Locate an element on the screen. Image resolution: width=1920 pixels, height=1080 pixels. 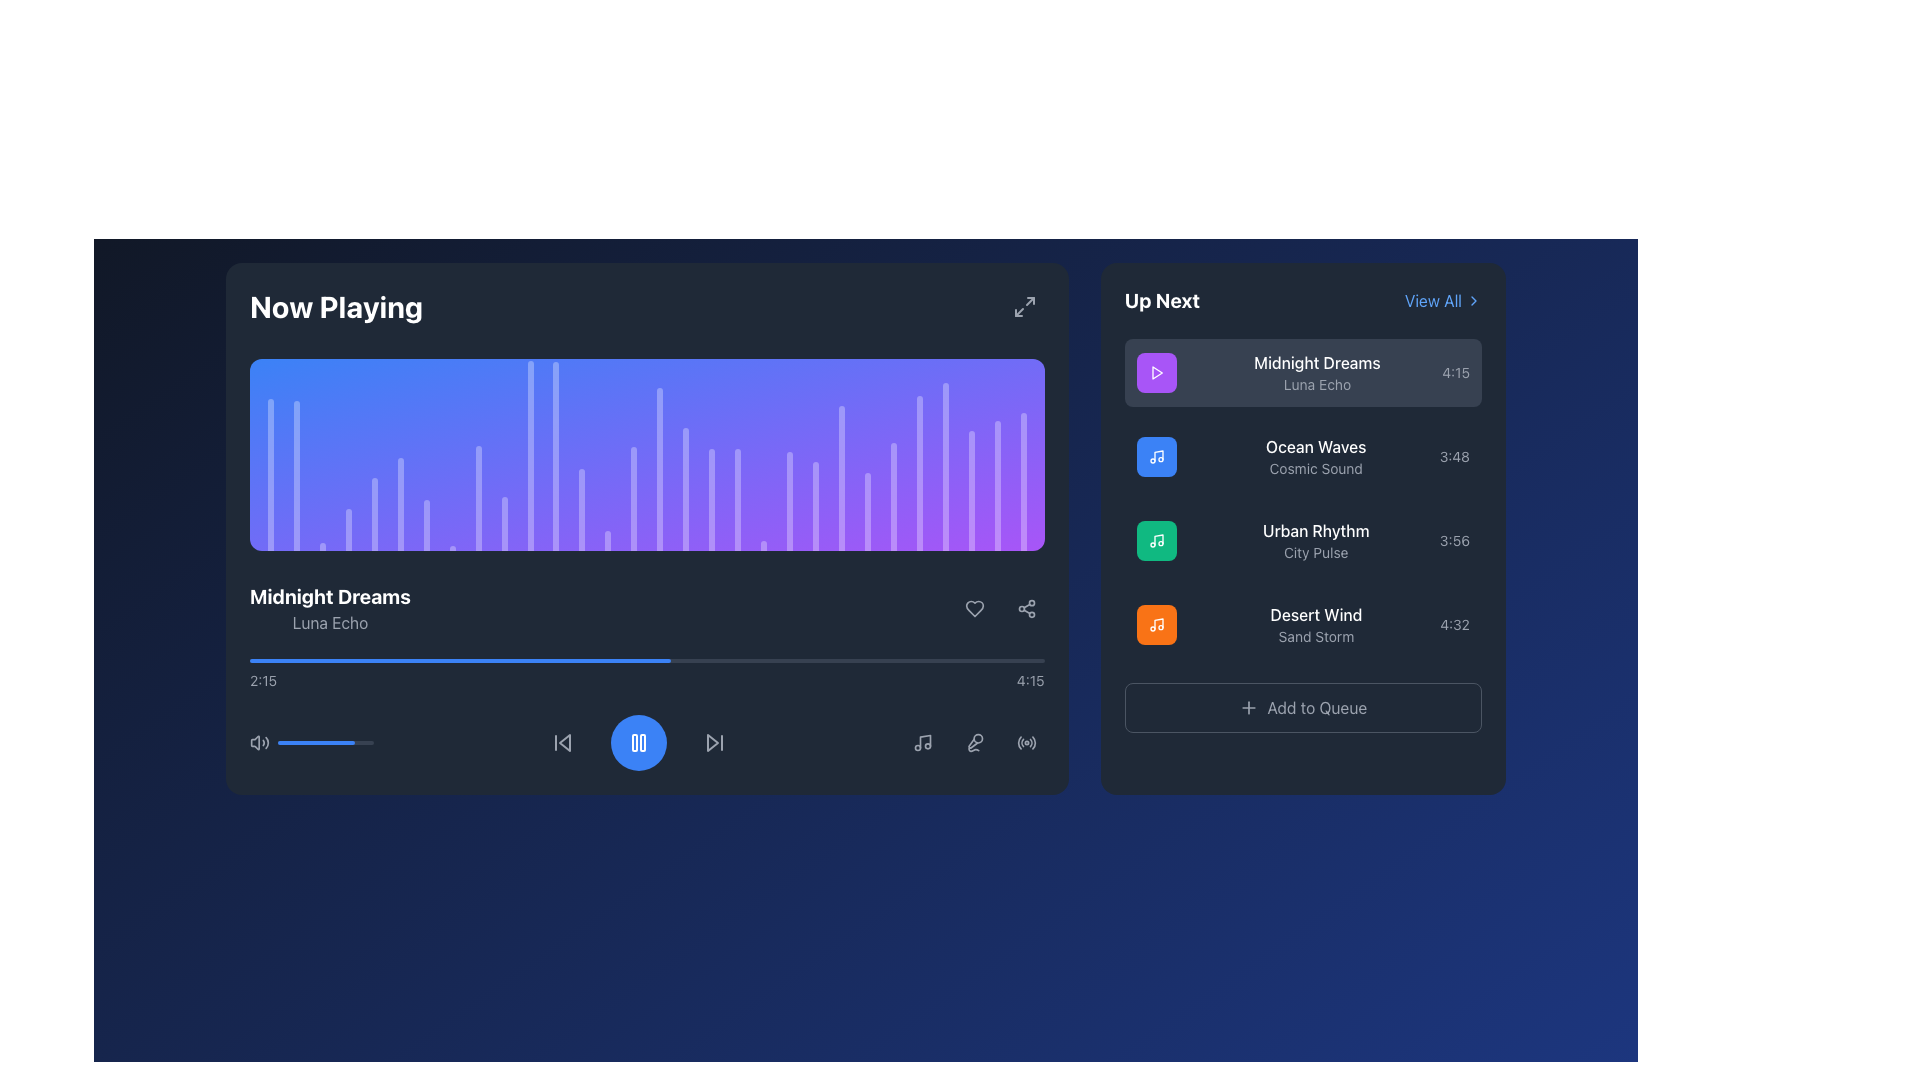
the progress bar is located at coordinates (520, 660).